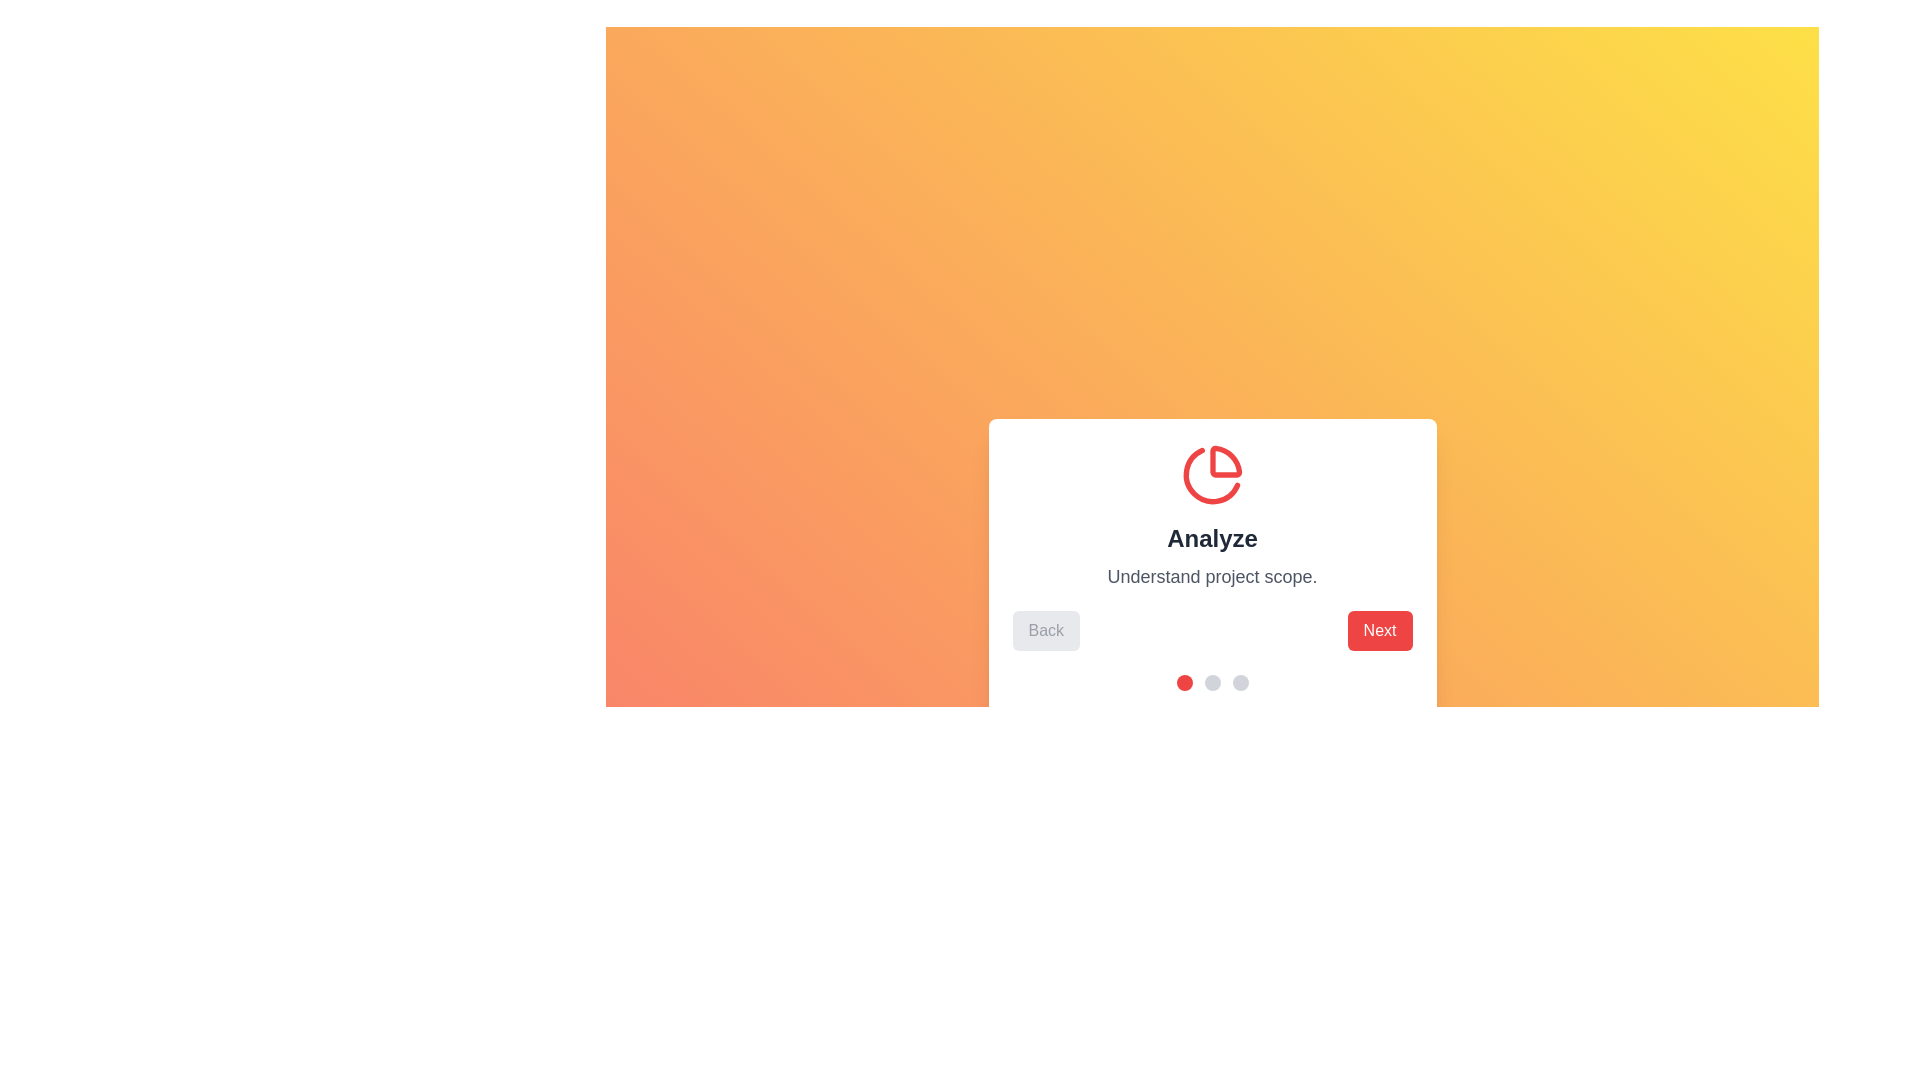 The image size is (1920, 1080). Describe the element at coordinates (1239, 681) in the screenshot. I see `the progress dot corresponding to stage 3` at that location.